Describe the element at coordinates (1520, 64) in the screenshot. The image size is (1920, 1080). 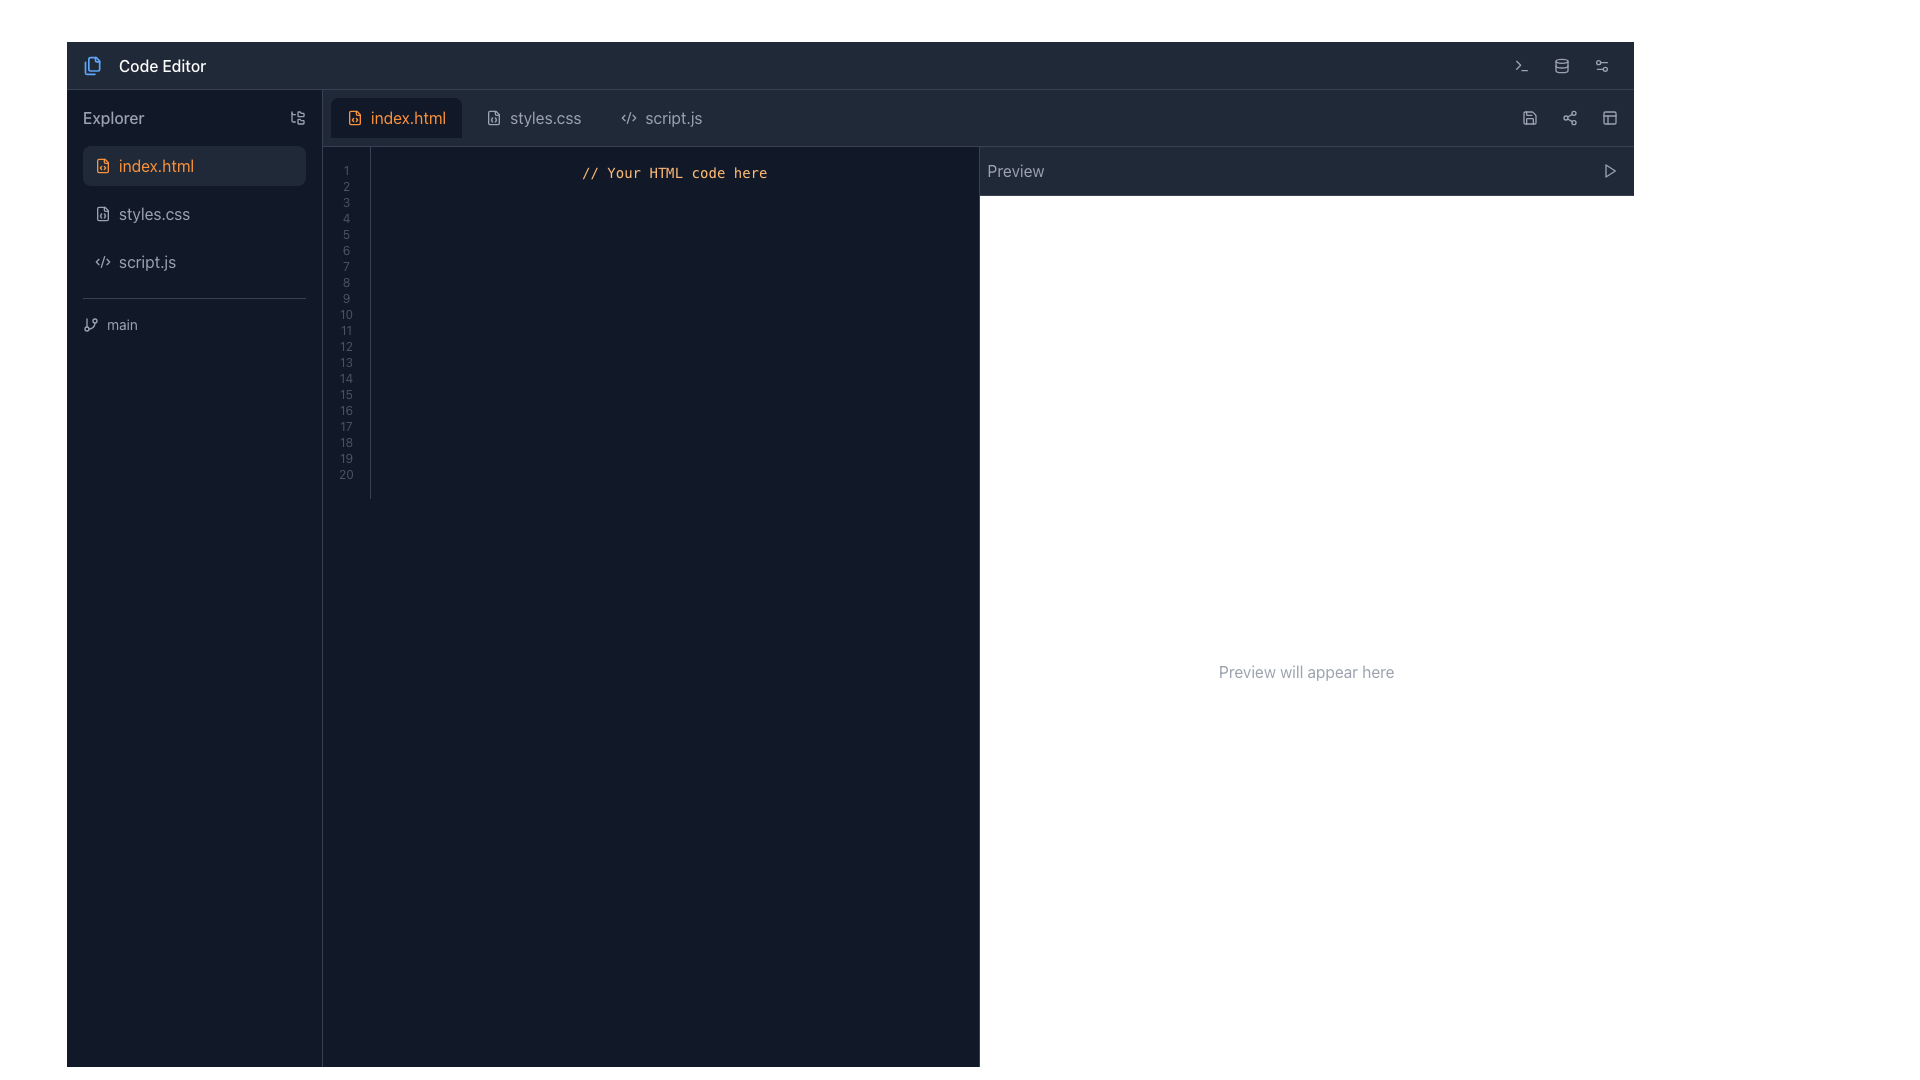
I see `the leftmost button in the top-right corner of the interface to invoke terminal-related actions` at that location.